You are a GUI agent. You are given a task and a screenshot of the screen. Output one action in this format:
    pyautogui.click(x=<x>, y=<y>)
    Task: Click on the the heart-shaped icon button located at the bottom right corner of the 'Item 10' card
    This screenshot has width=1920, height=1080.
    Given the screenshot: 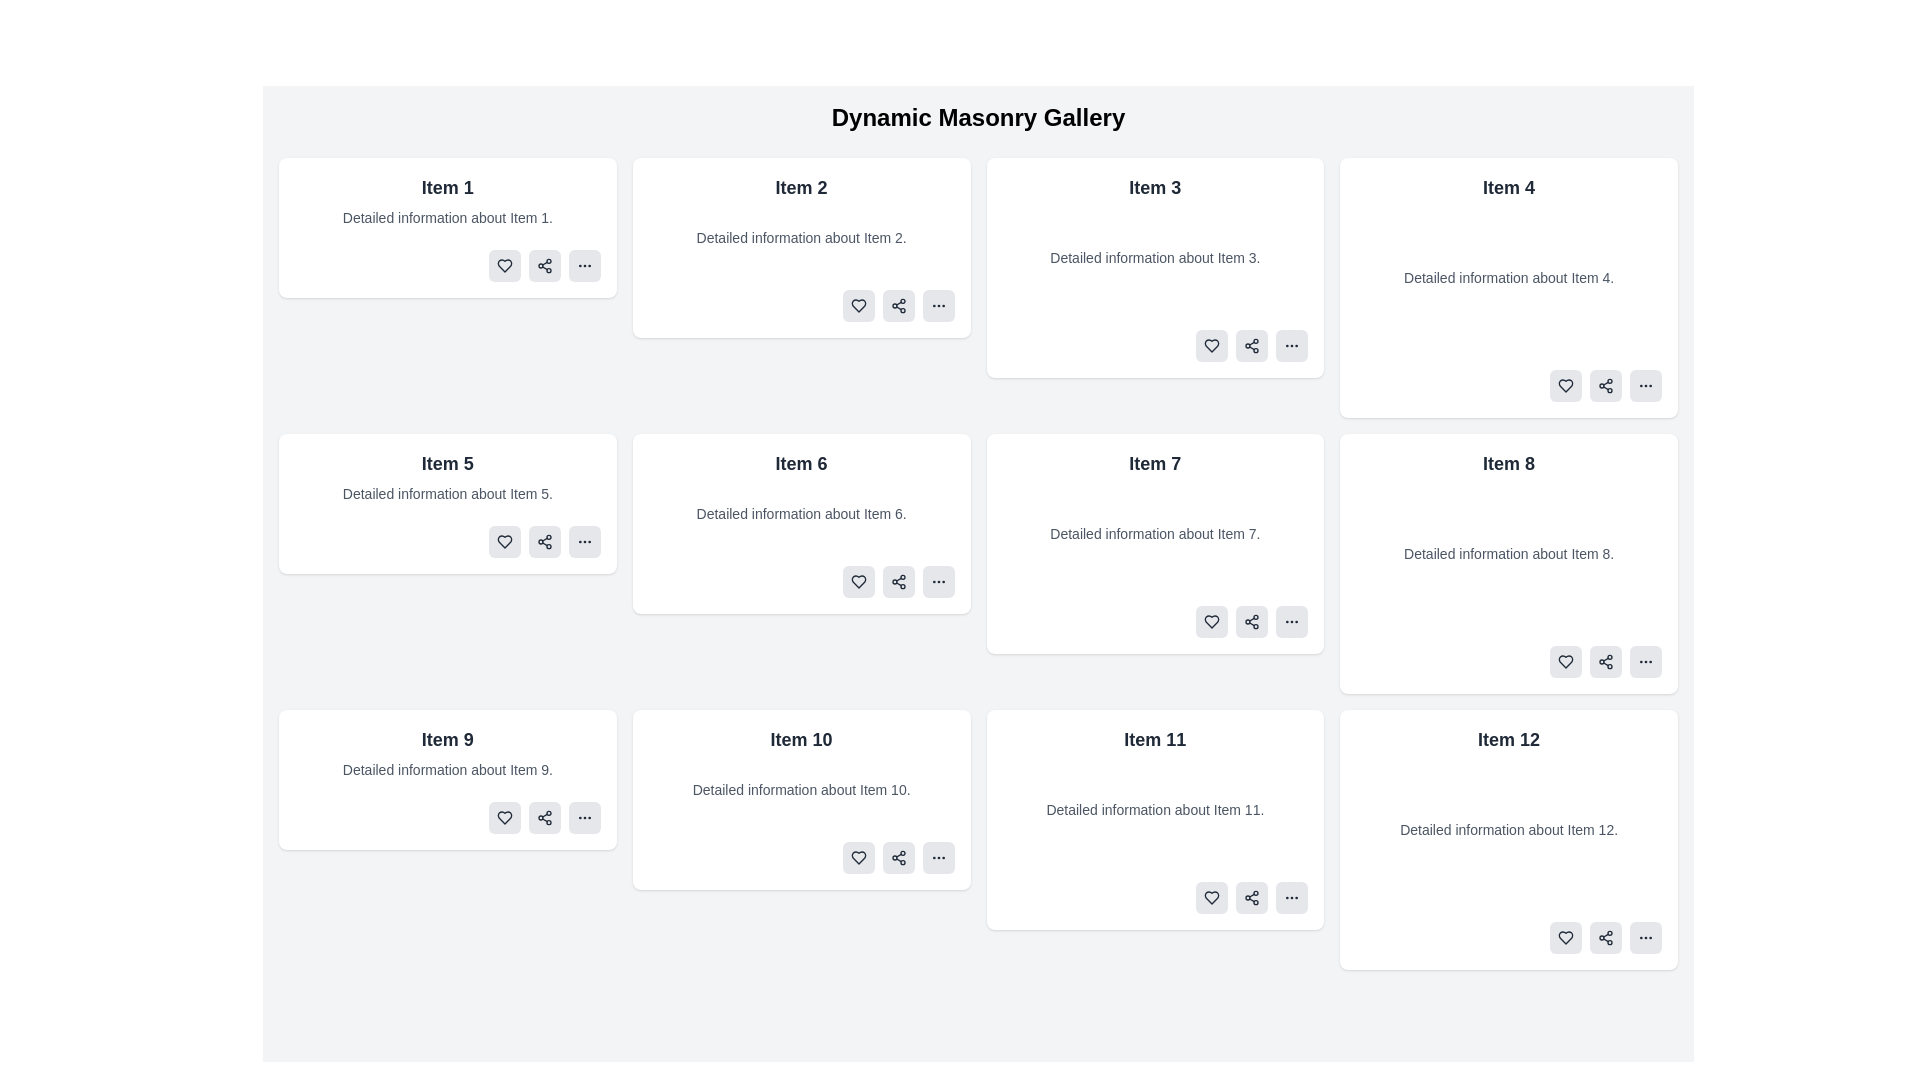 What is the action you would take?
    pyautogui.click(x=858, y=856)
    